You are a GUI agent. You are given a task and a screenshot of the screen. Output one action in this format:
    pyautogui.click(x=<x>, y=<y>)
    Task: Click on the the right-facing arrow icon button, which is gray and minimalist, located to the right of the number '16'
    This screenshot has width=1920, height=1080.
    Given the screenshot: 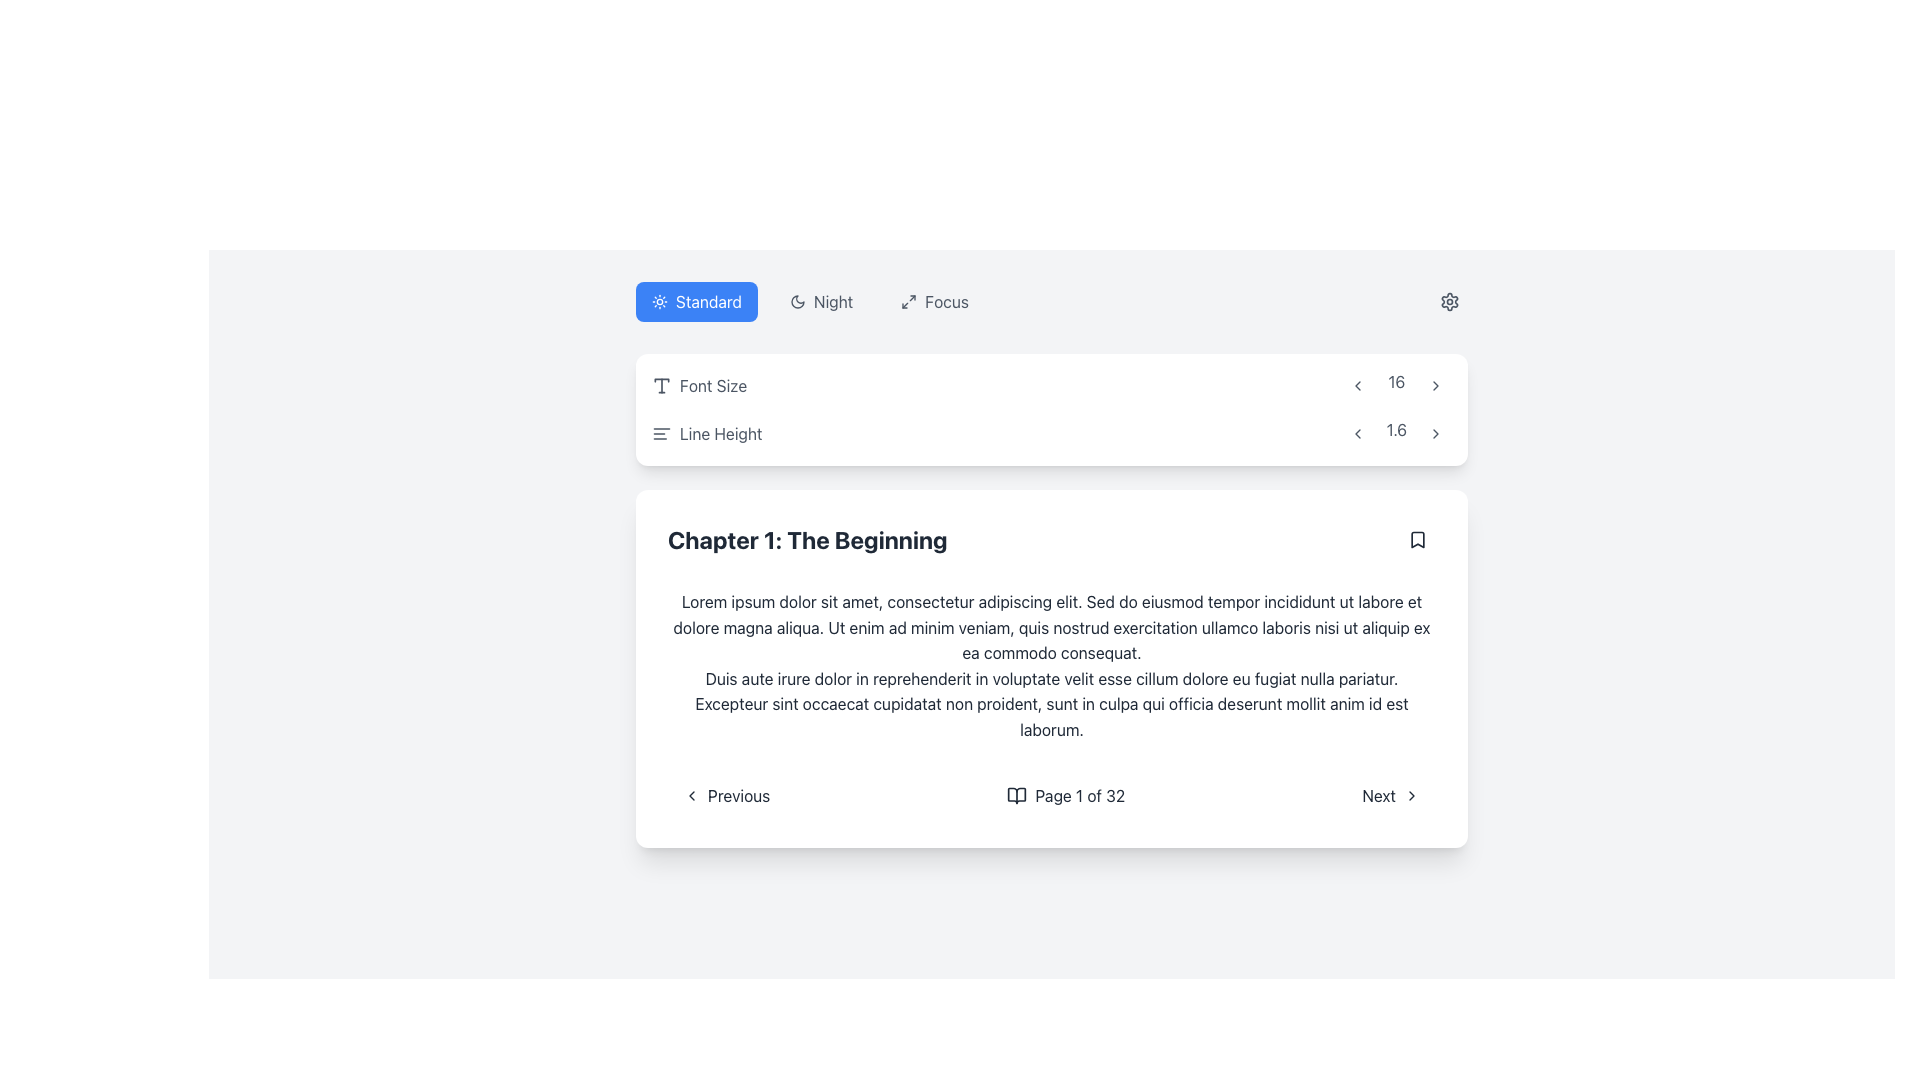 What is the action you would take?
    pyautogui.click(x=1434, y=385)
    